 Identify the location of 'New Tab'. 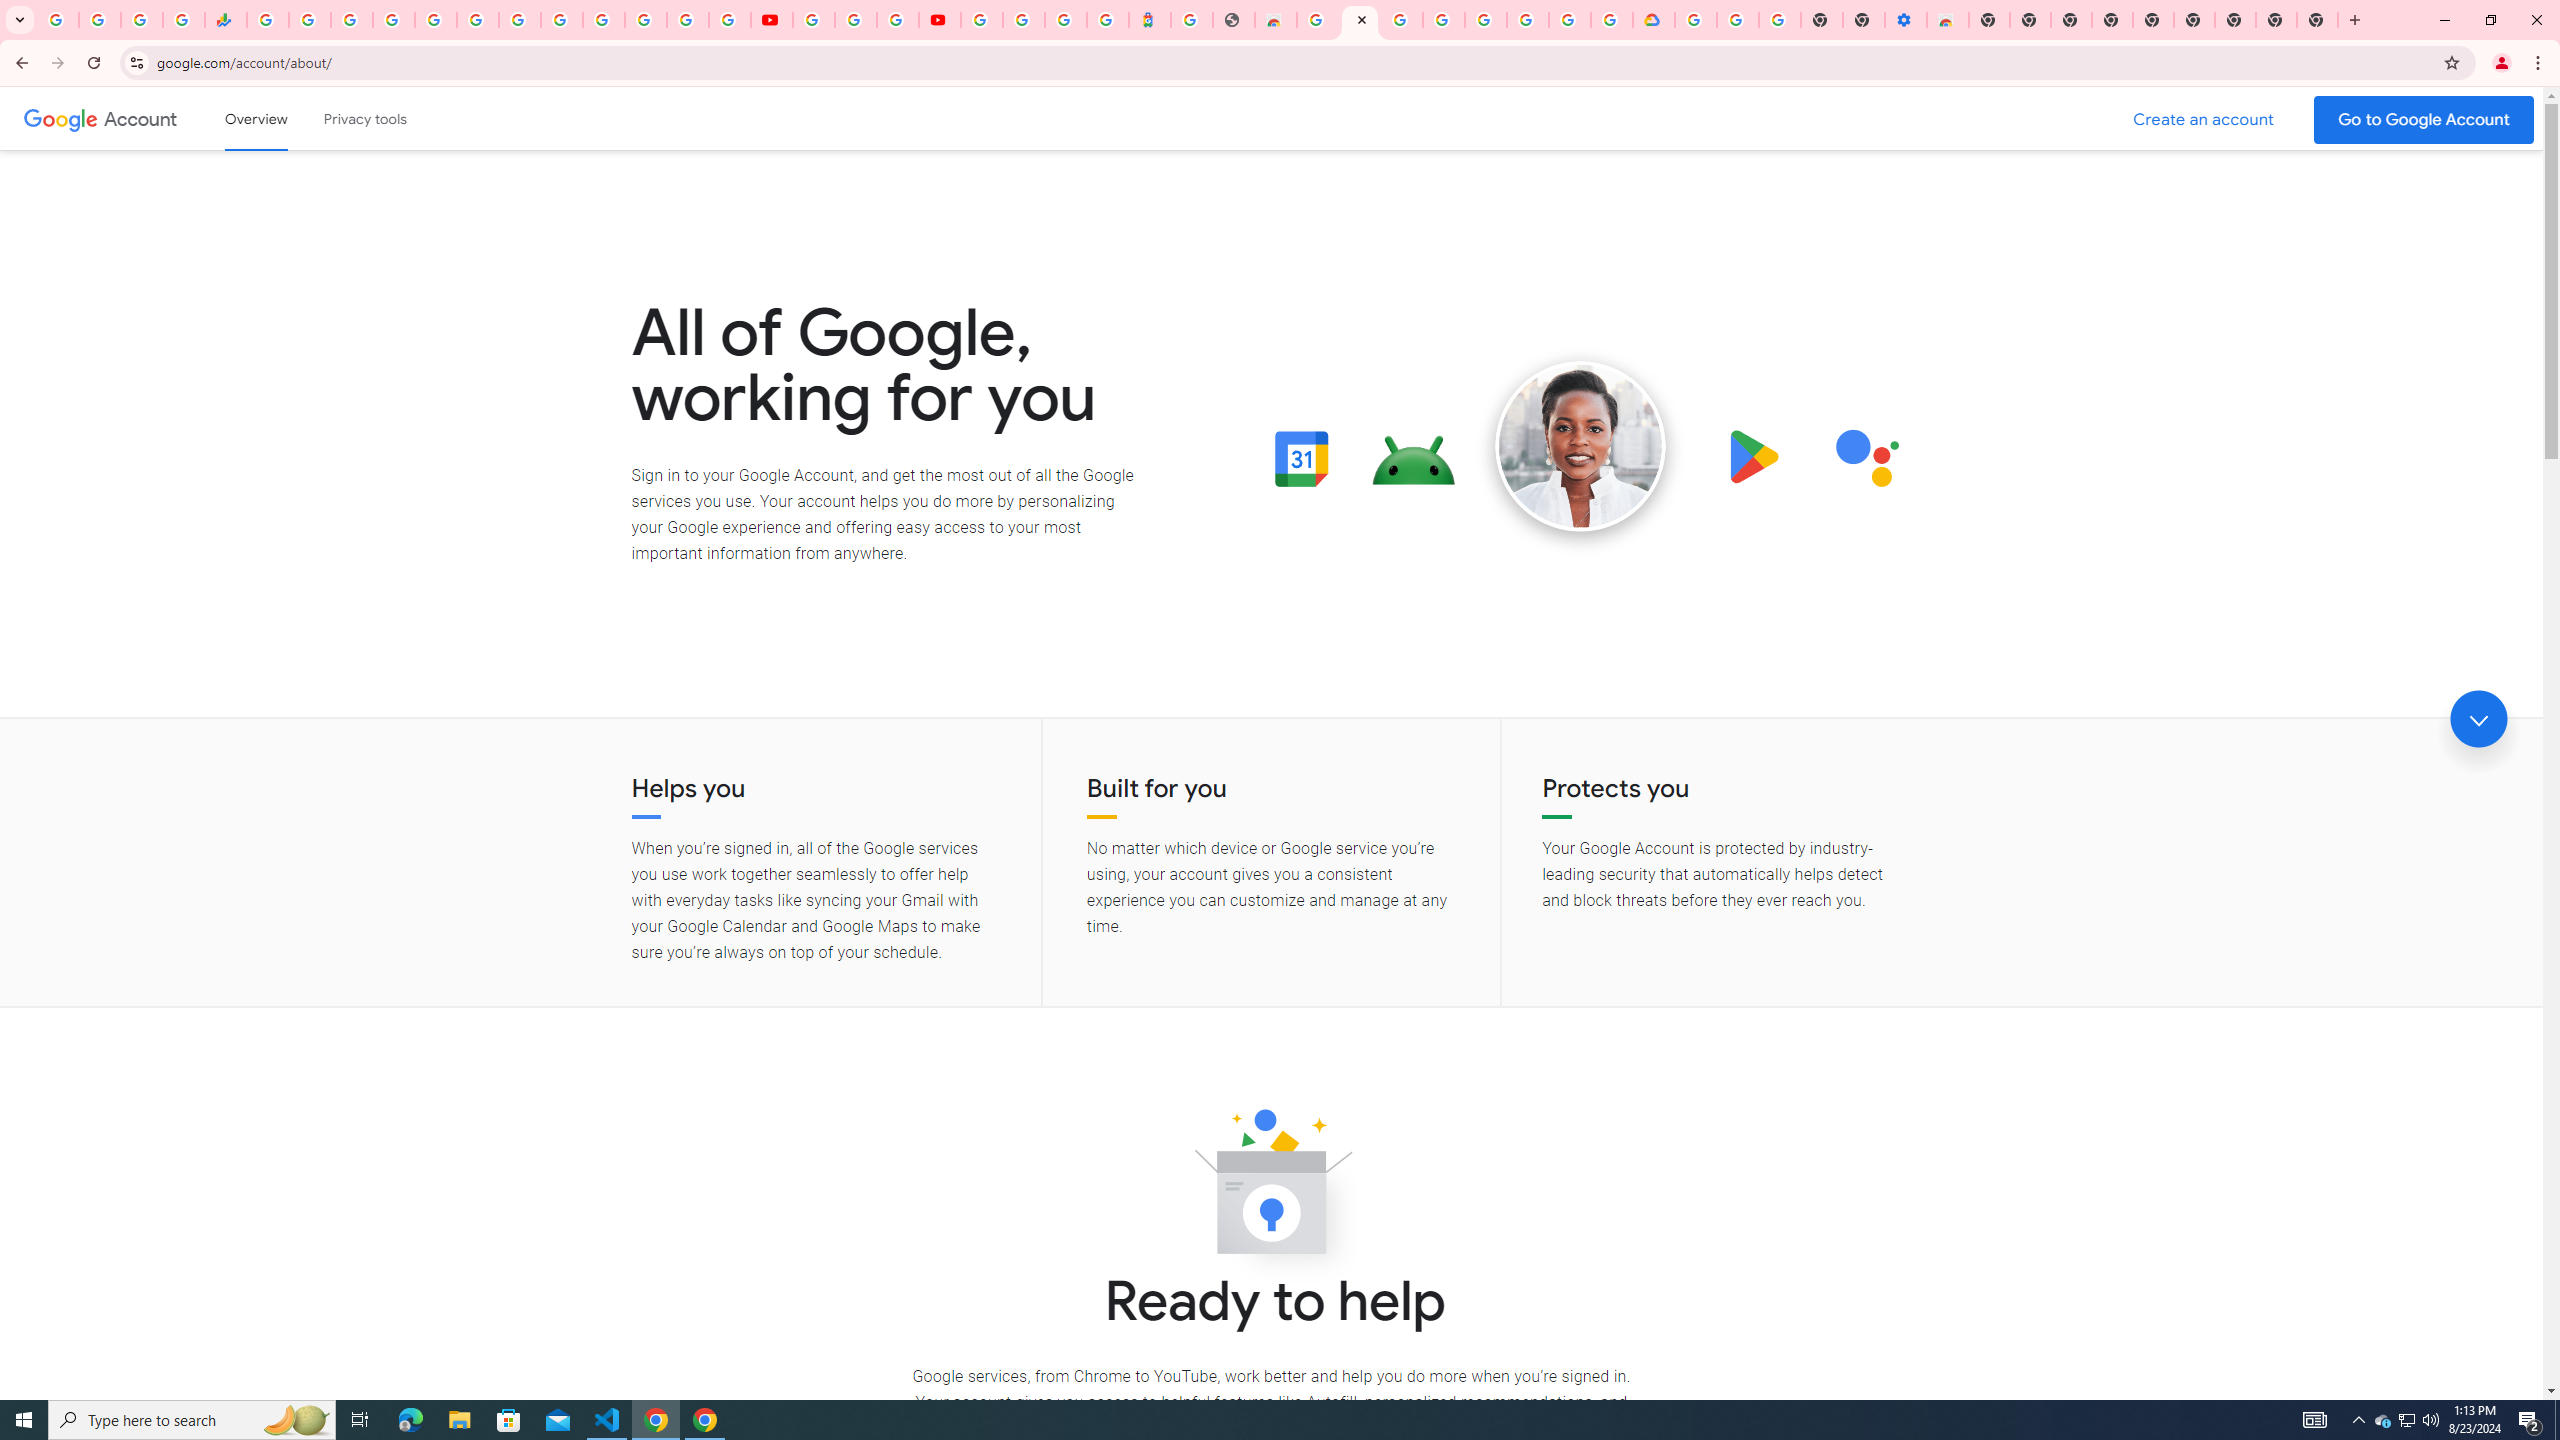
(2235, 19).